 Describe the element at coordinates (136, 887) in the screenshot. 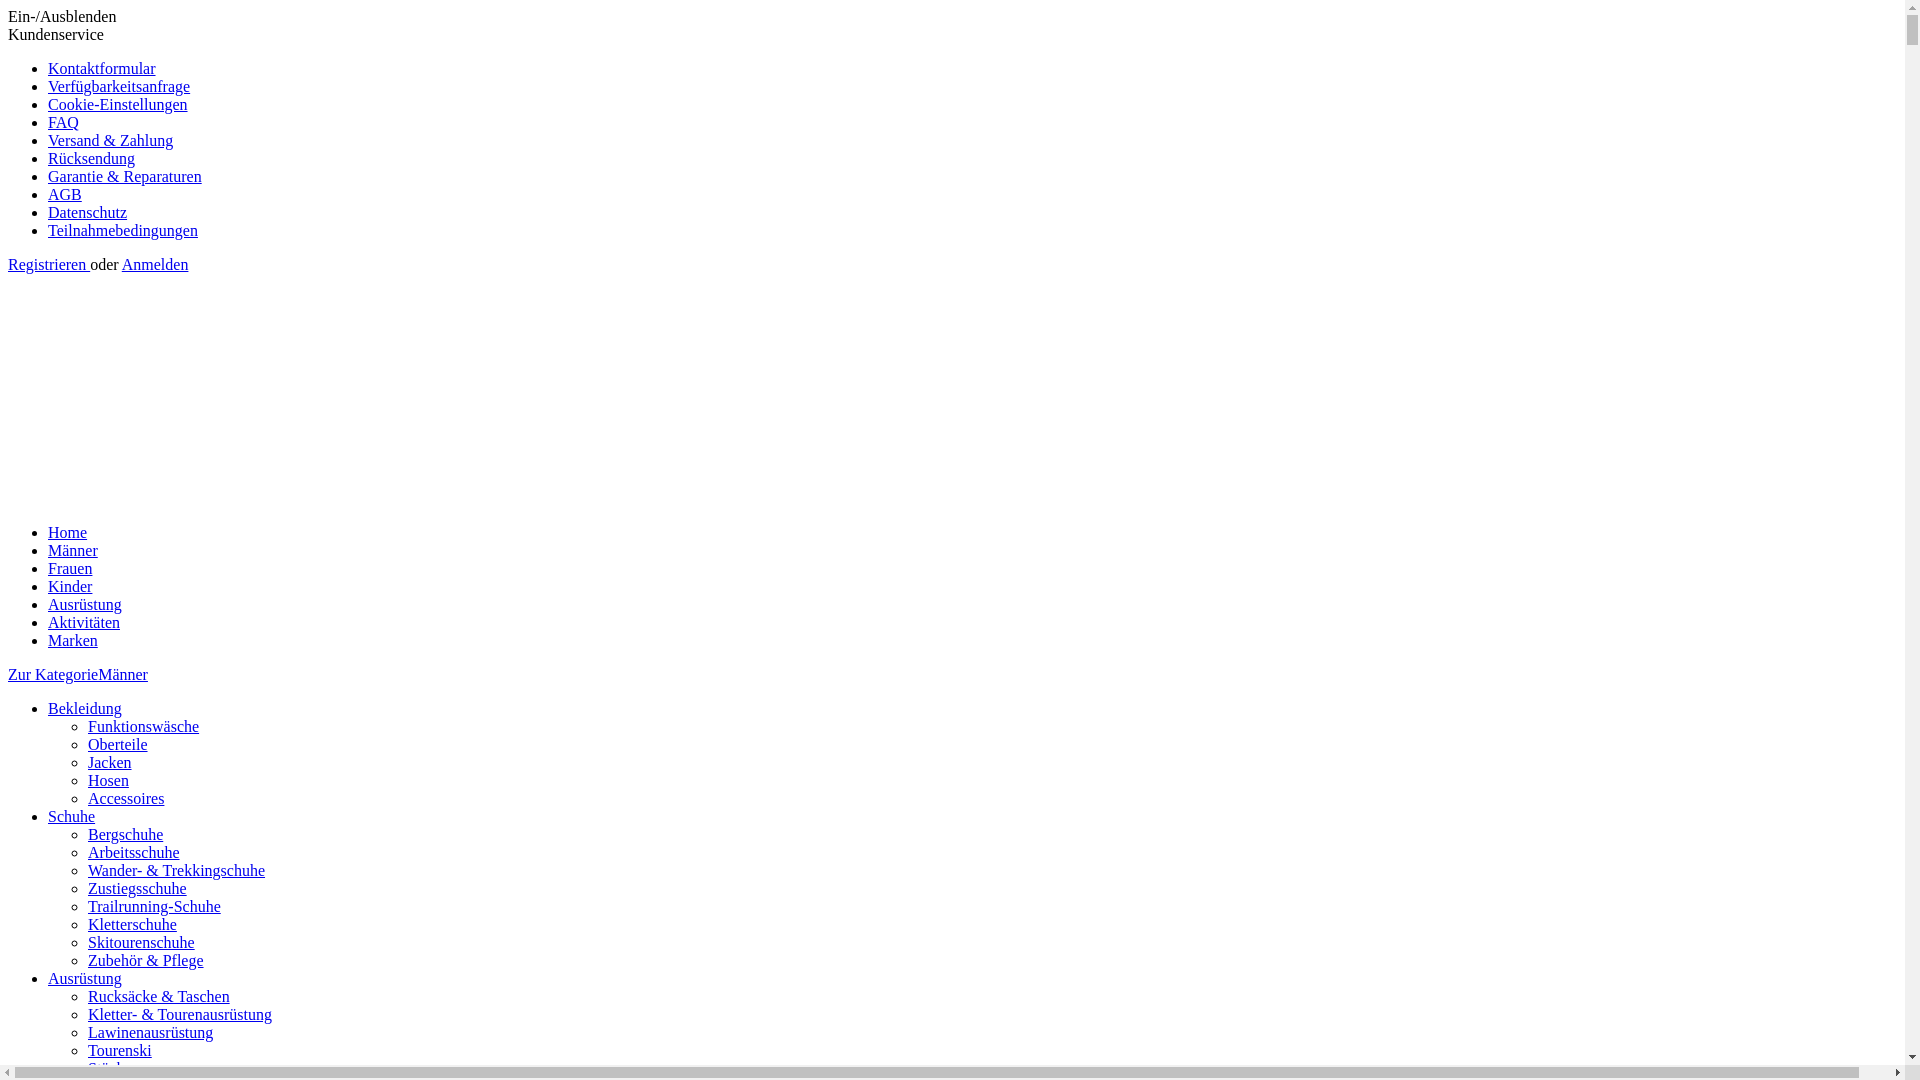

I see `'Zustiegsschuhe'` at that location.